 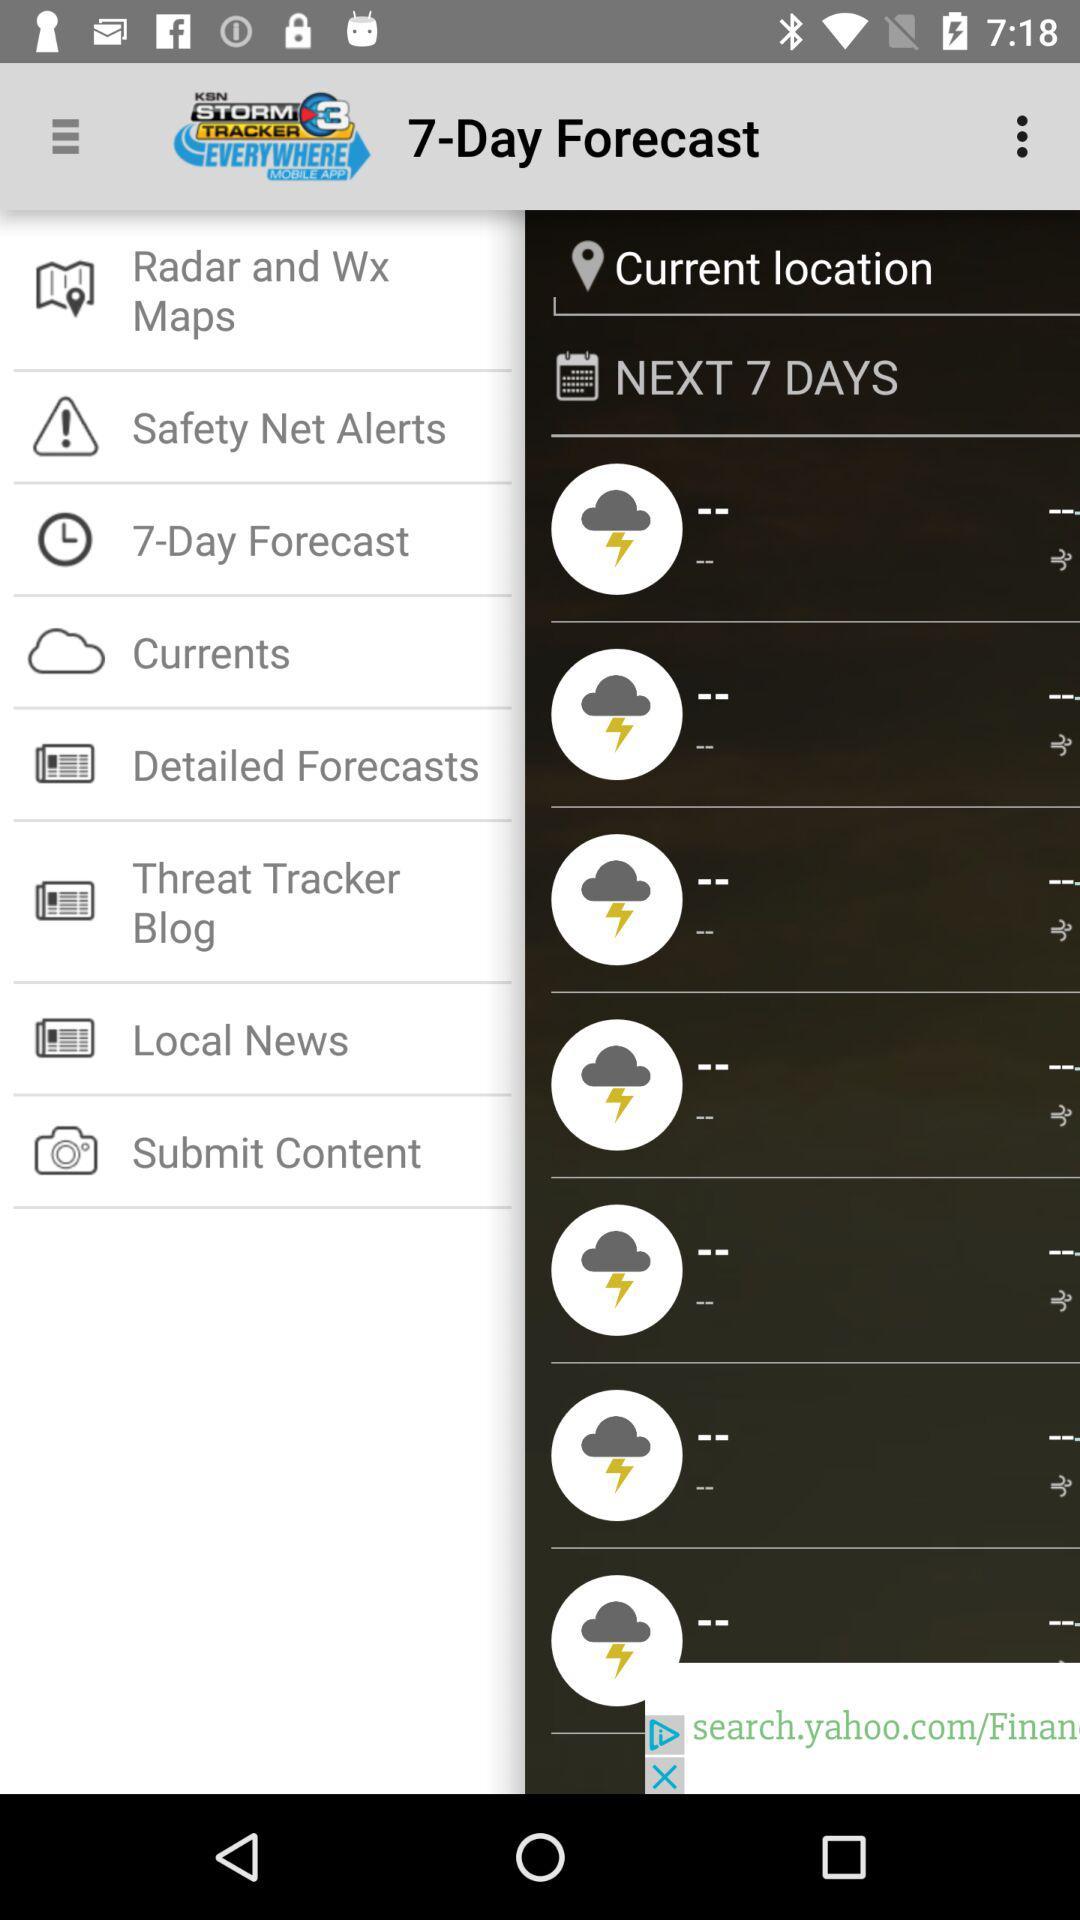 I want to click on app above the -- app, so click(x=1060, y=692).